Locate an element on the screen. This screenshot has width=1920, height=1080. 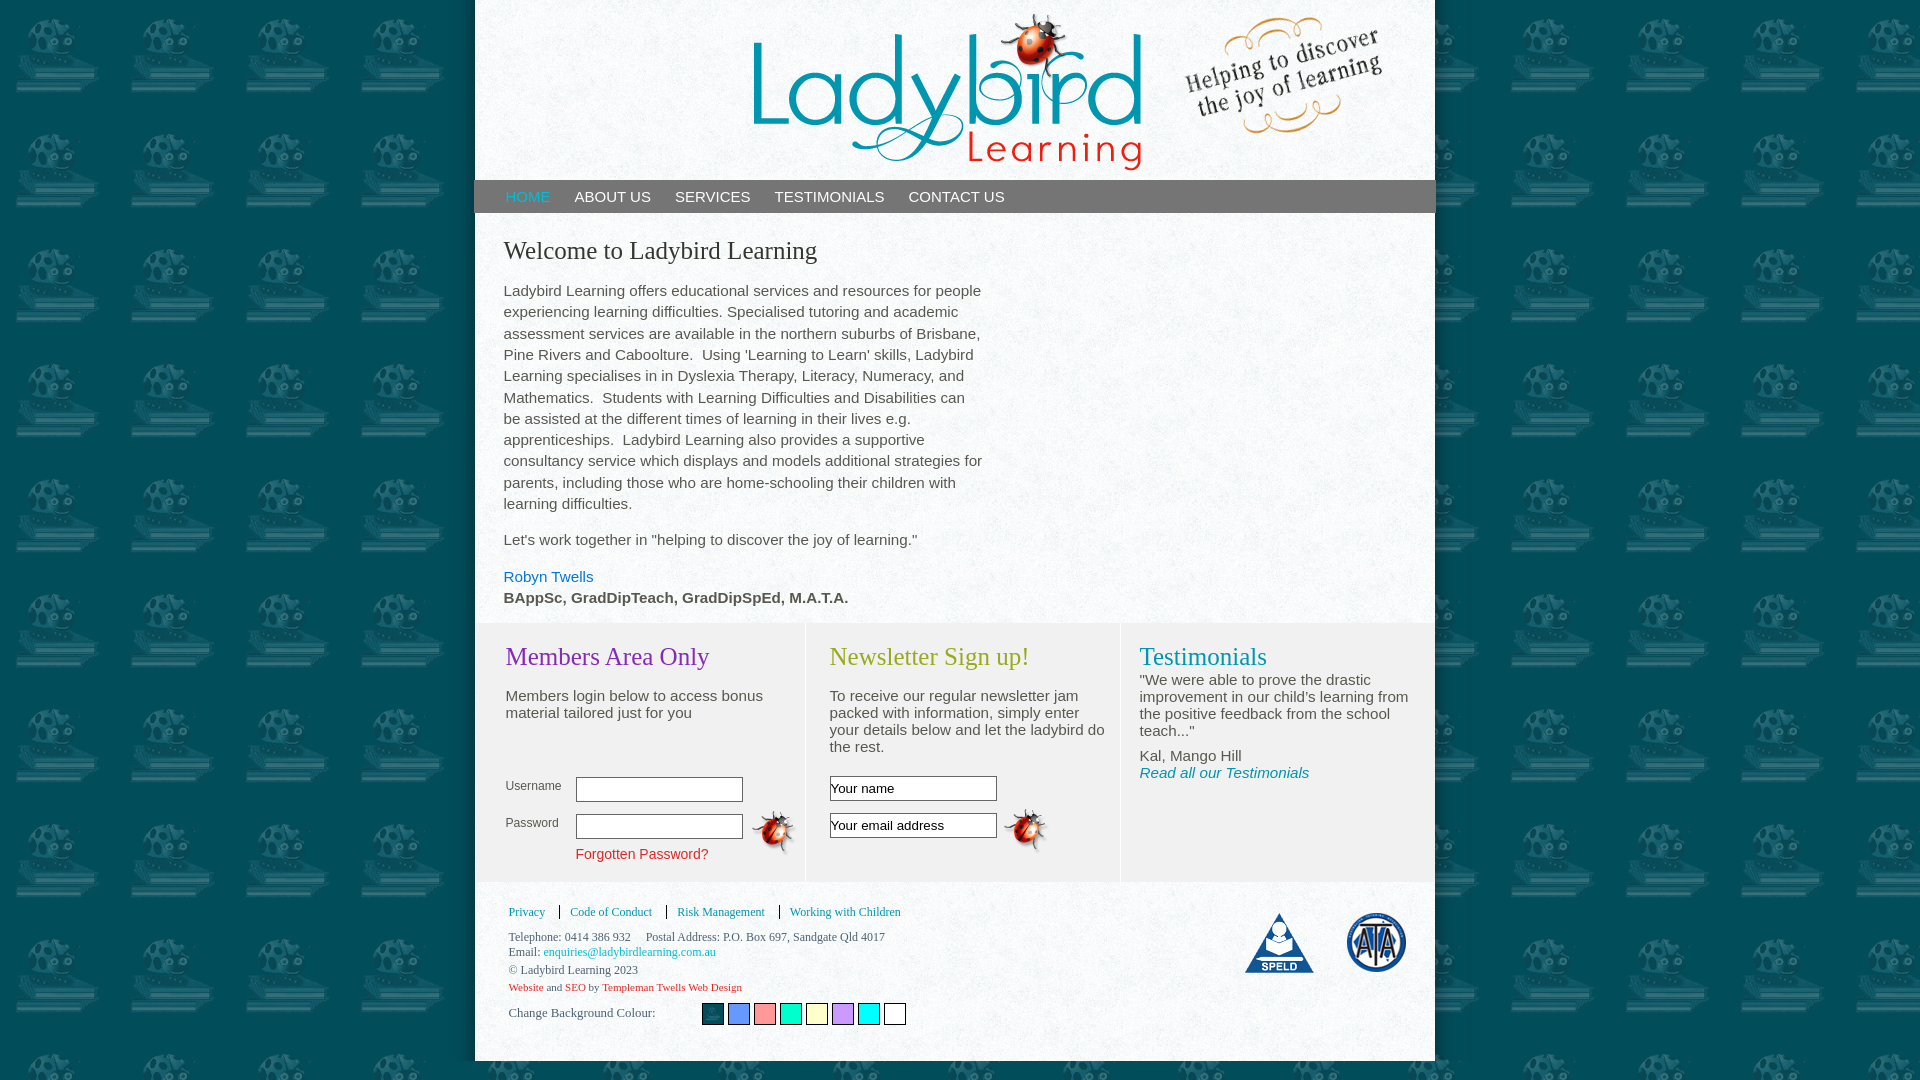
'Privacy' is located at coordinates (531, 911).